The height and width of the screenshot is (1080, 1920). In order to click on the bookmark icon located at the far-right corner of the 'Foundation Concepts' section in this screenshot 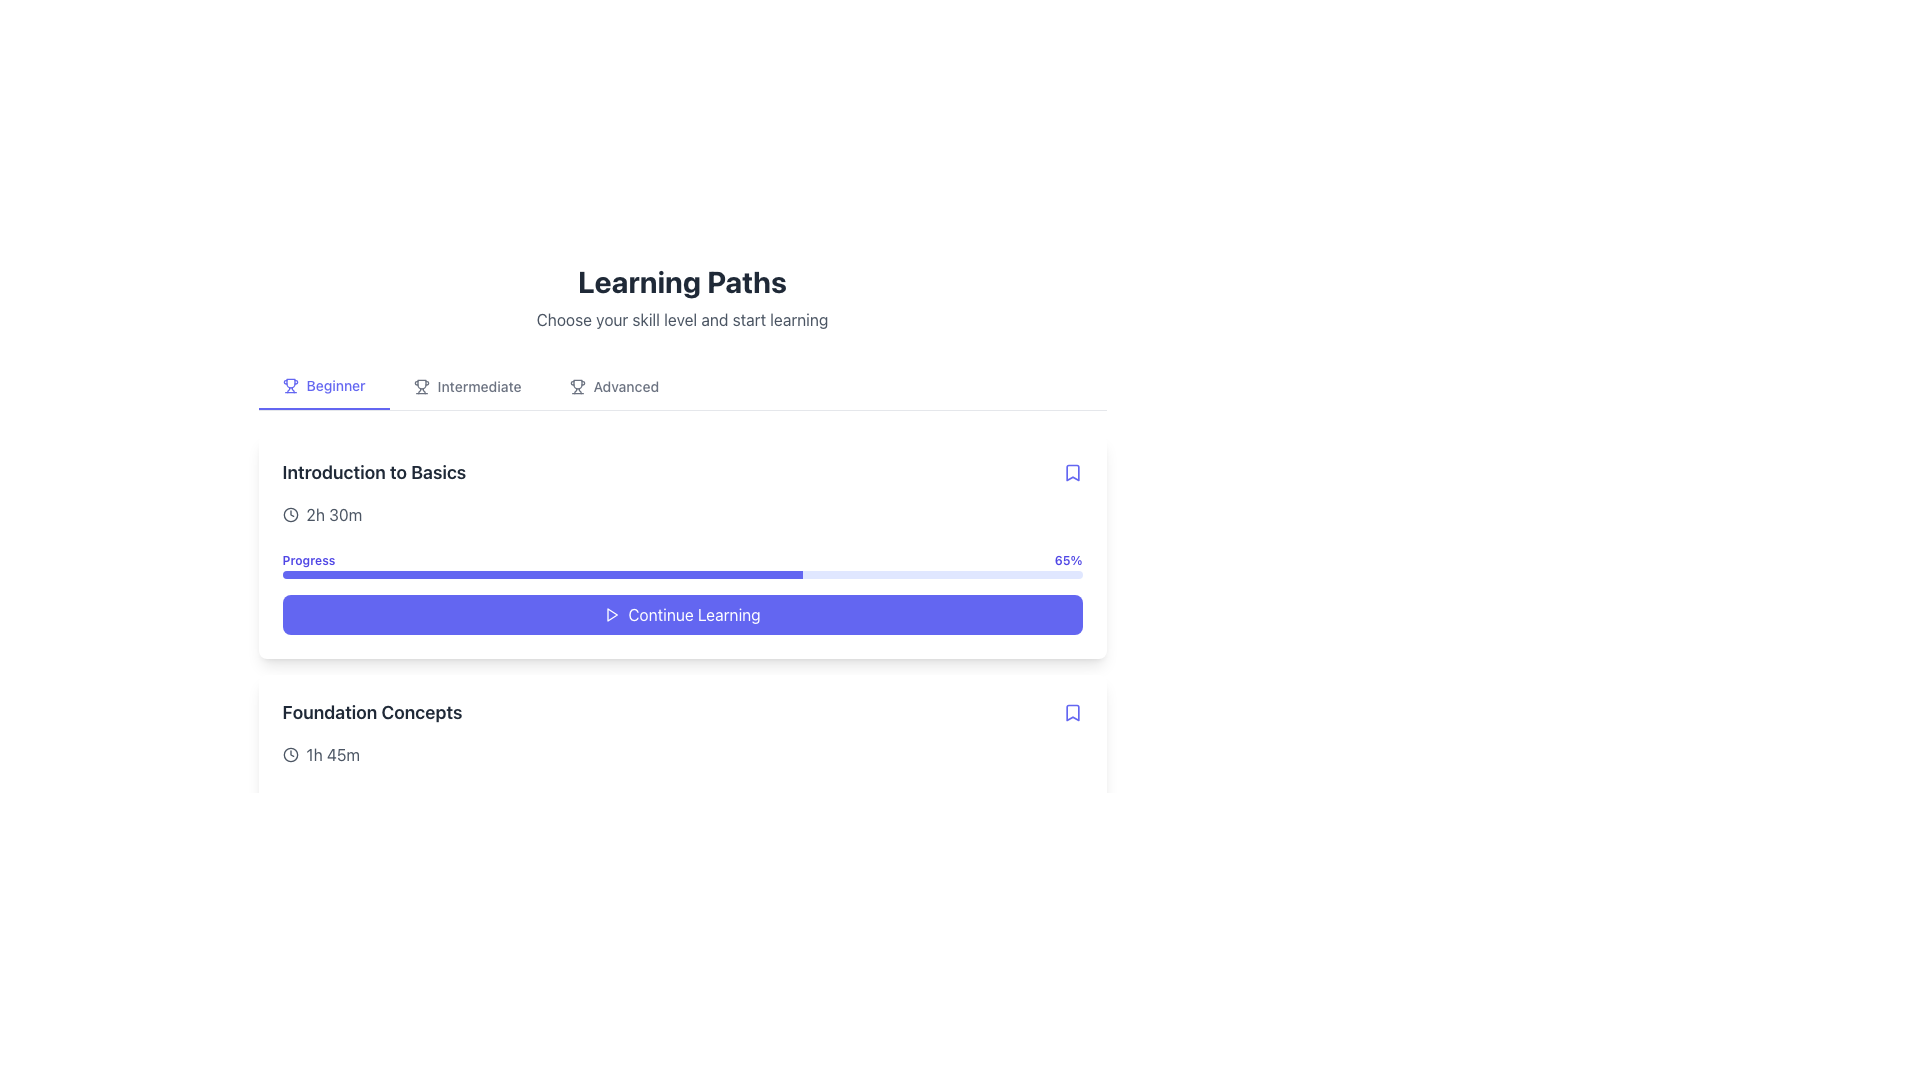, I will do `click(1071, 712)`.